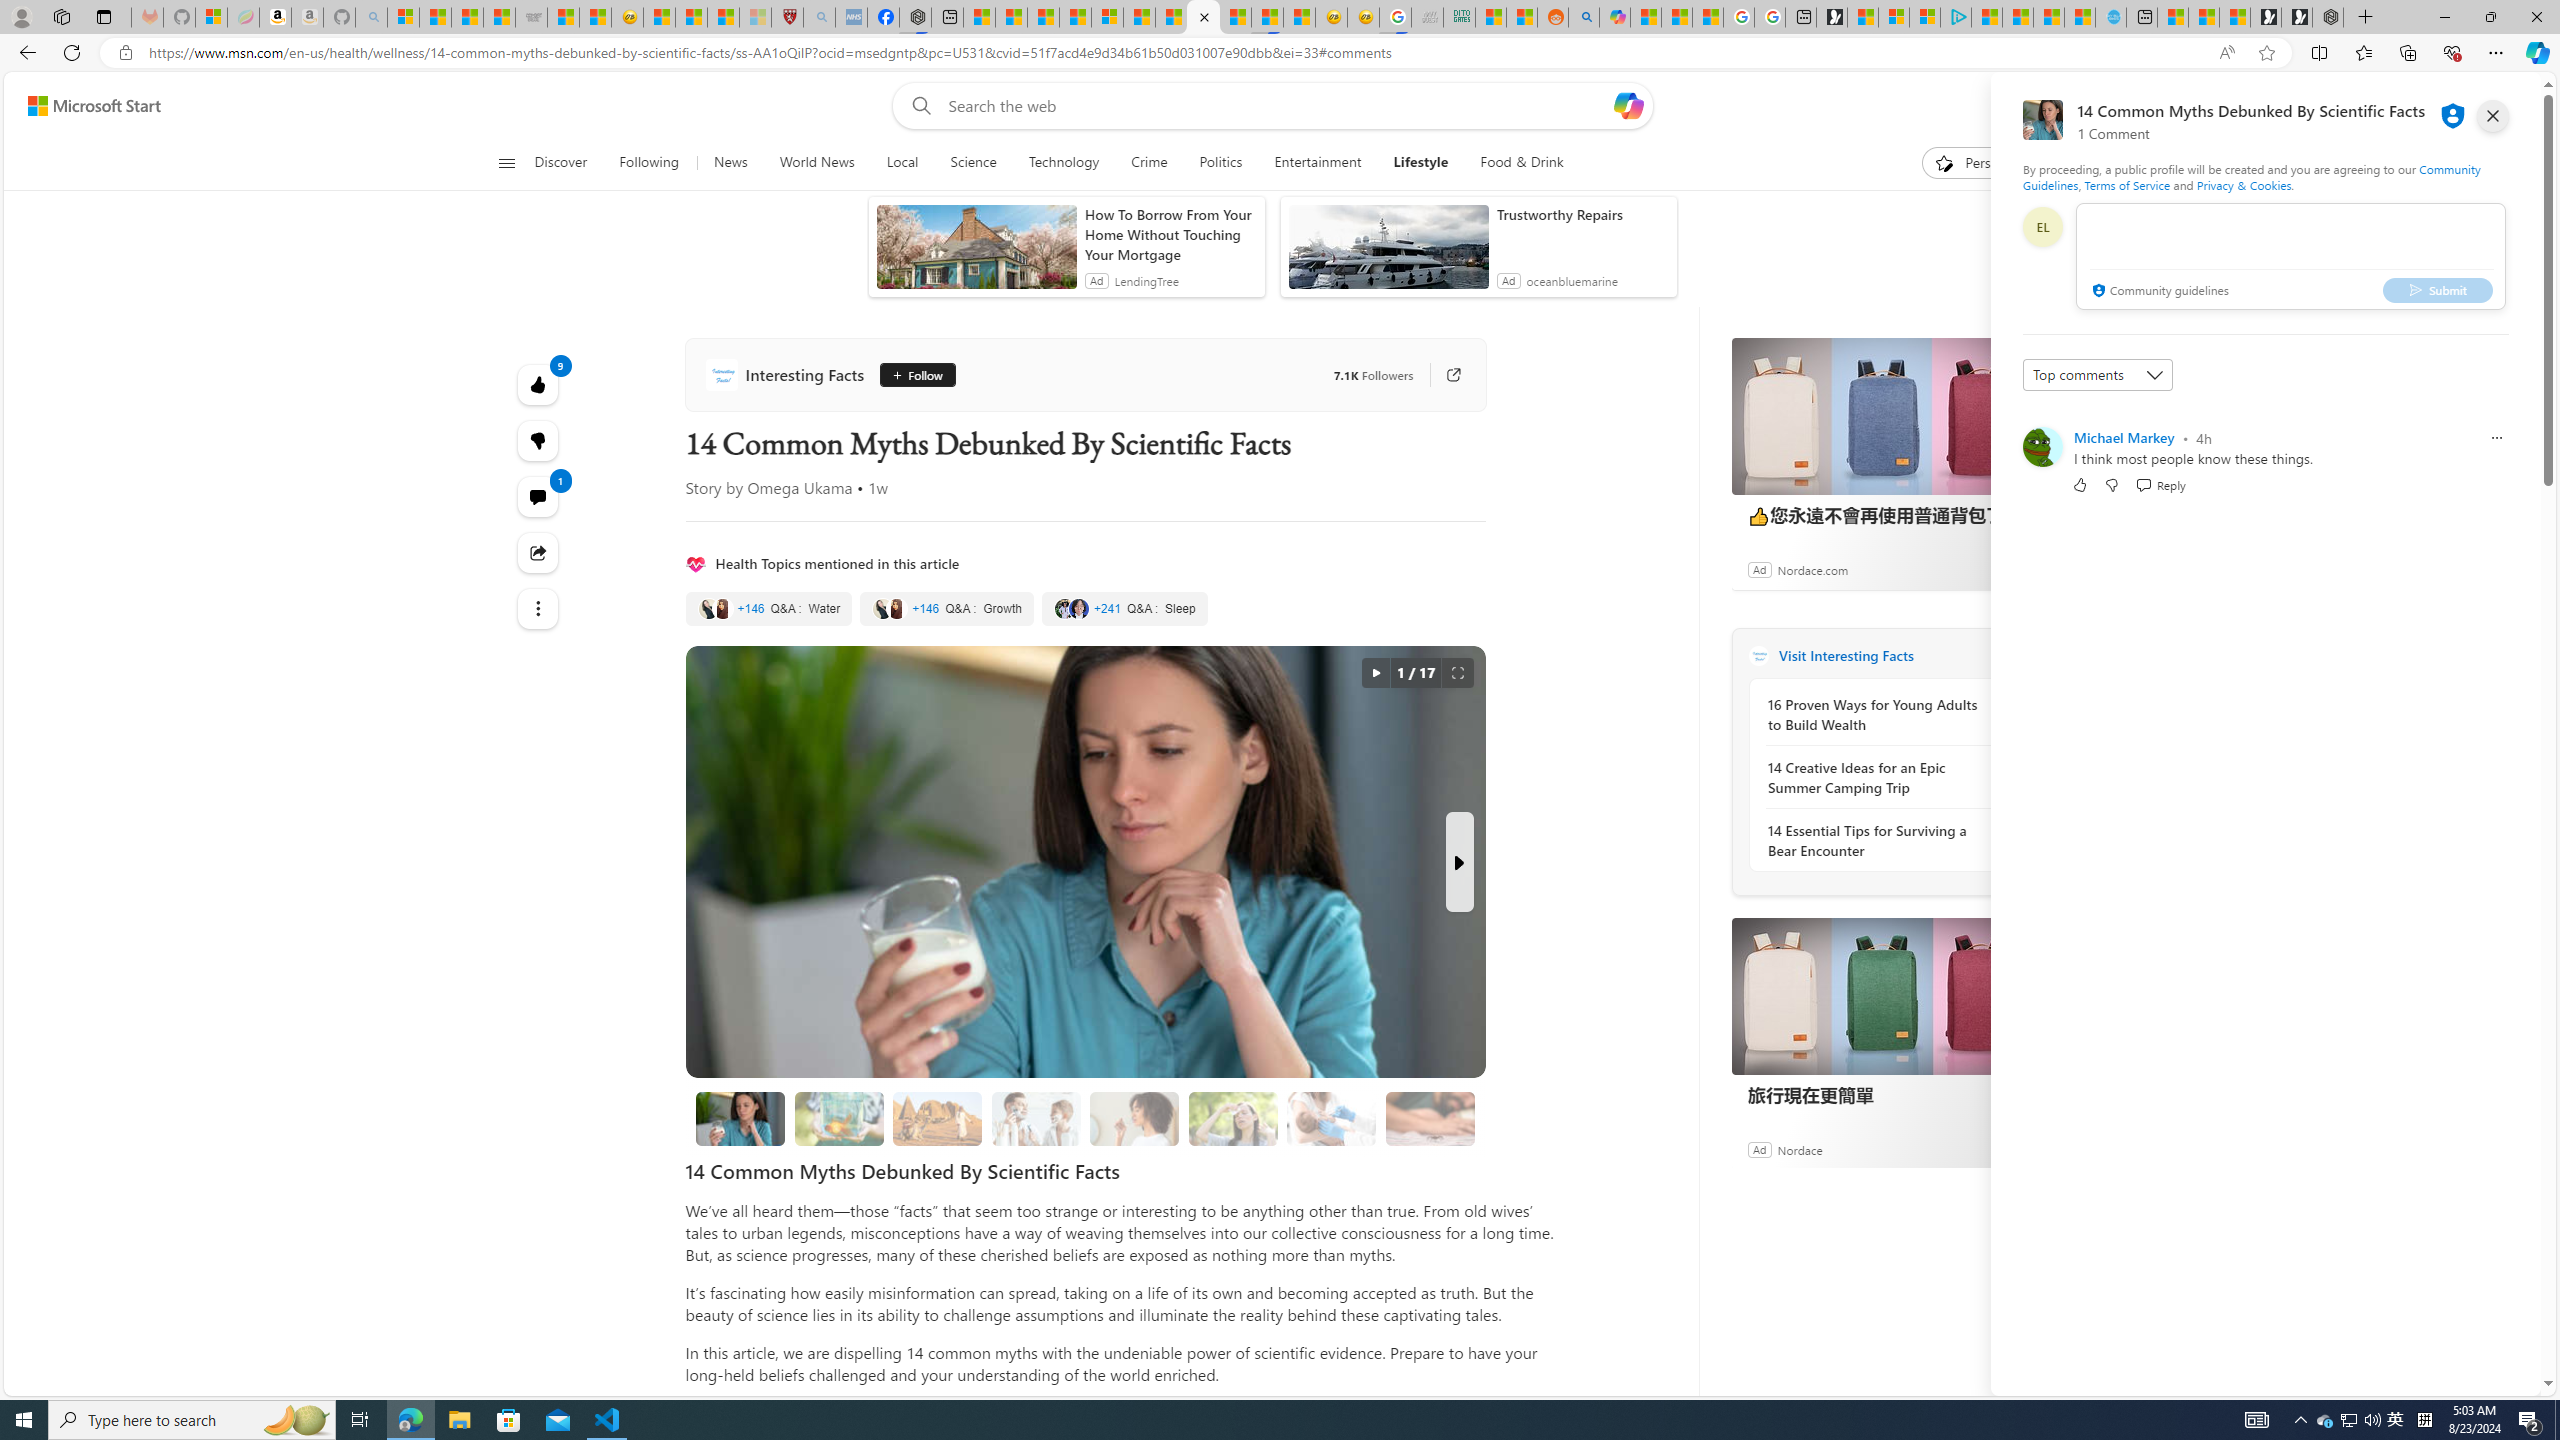  I want to click on 'Food & Drink', so click(1520, 162).